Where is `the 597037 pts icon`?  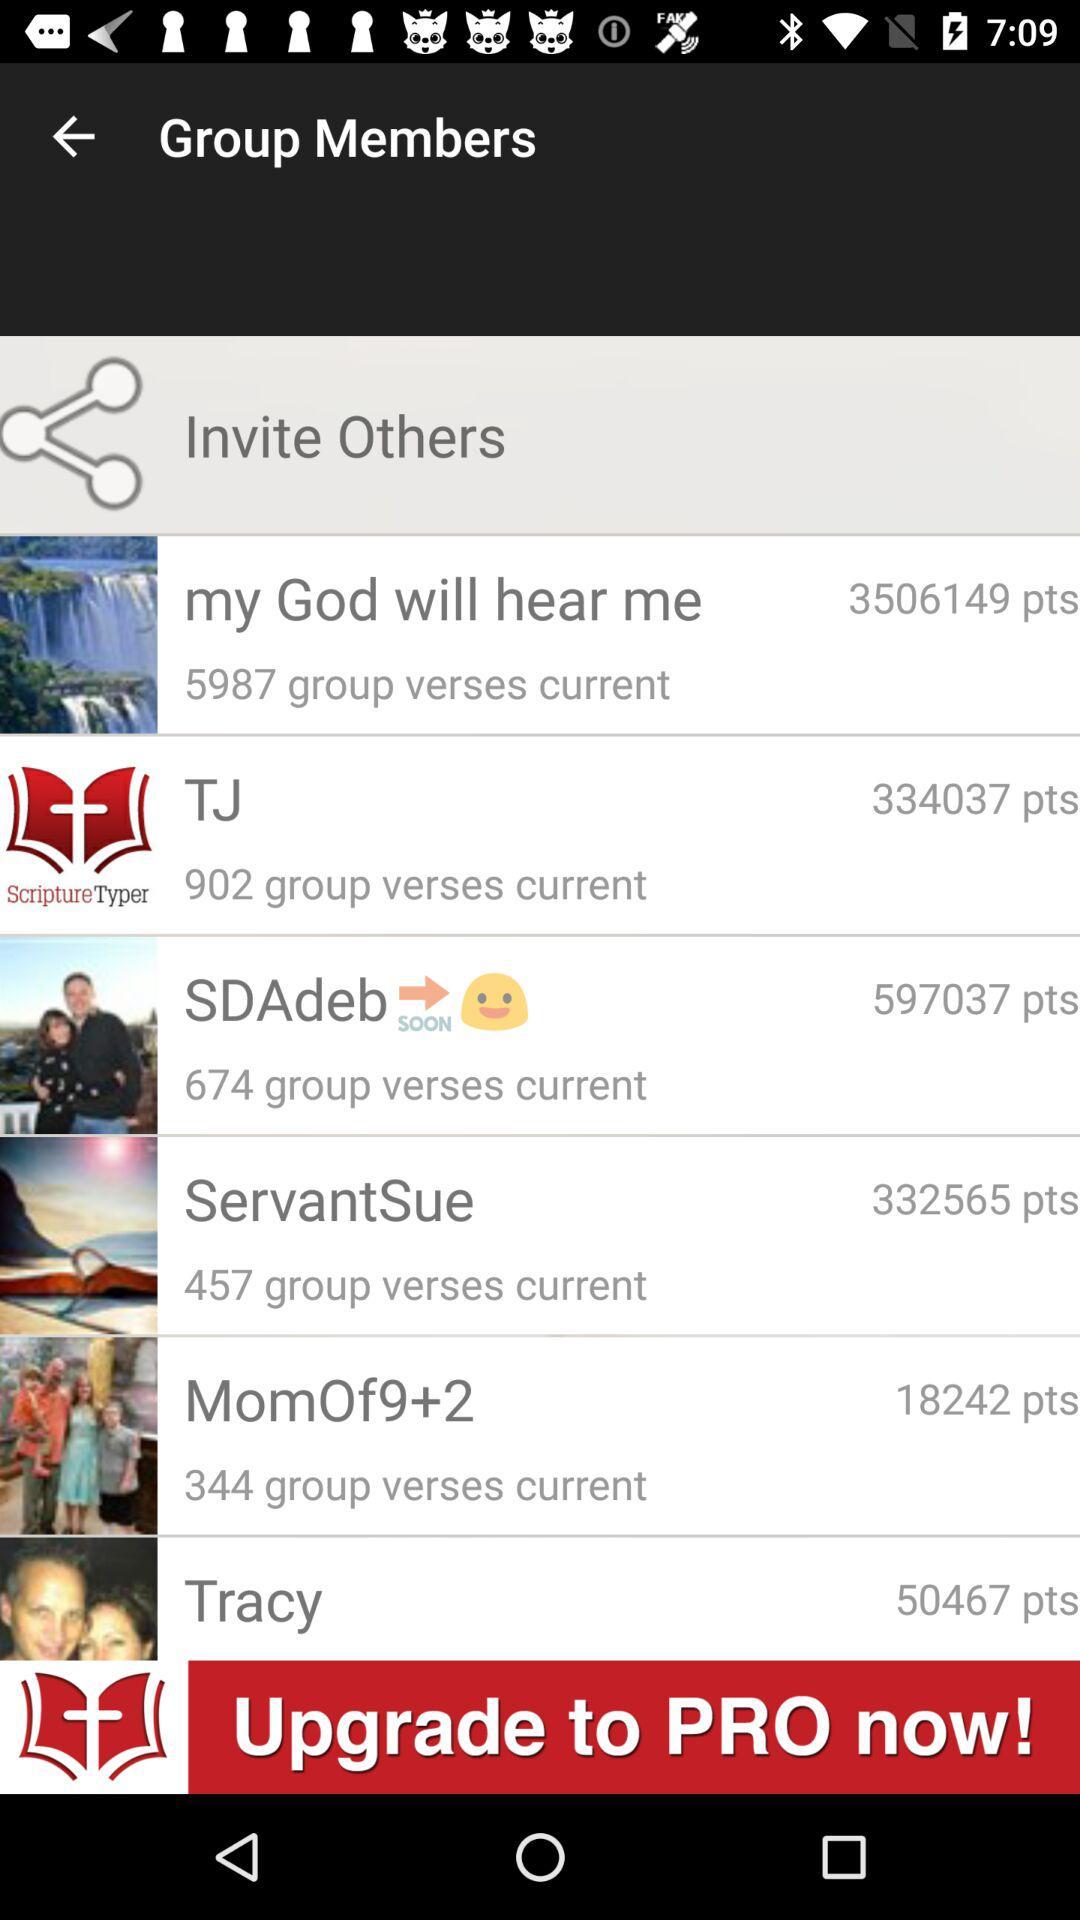
the 597037 pts icon is located at coordinates (974, 997).